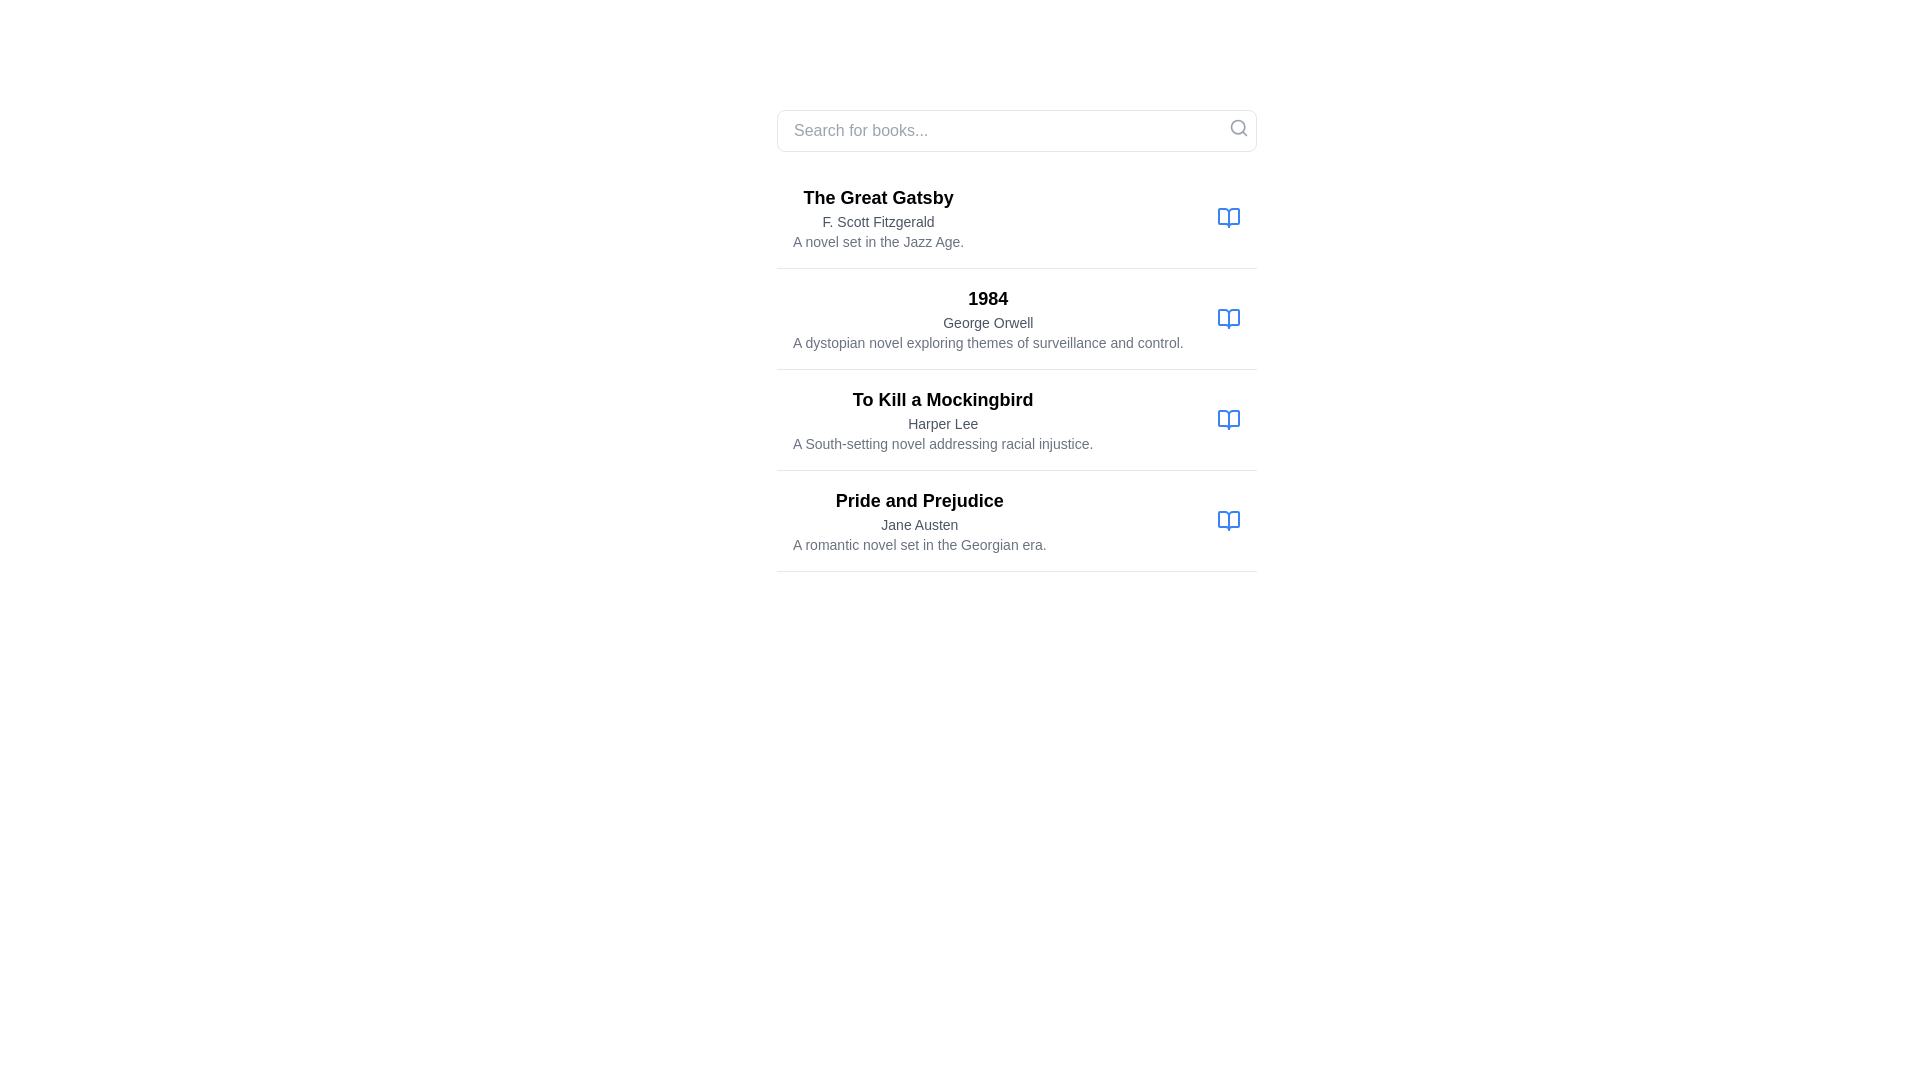 Image resolution: width=1920 pixels, height=1080 pixels. What do you see at coordinates (918, 500) in the screenshot?
I see `the text label that serves as the title of a book in a list, located in the fourth position, below 'To Kill a Mockingbird' and above 'Jane Austen'` at bounding box center [918, 500].